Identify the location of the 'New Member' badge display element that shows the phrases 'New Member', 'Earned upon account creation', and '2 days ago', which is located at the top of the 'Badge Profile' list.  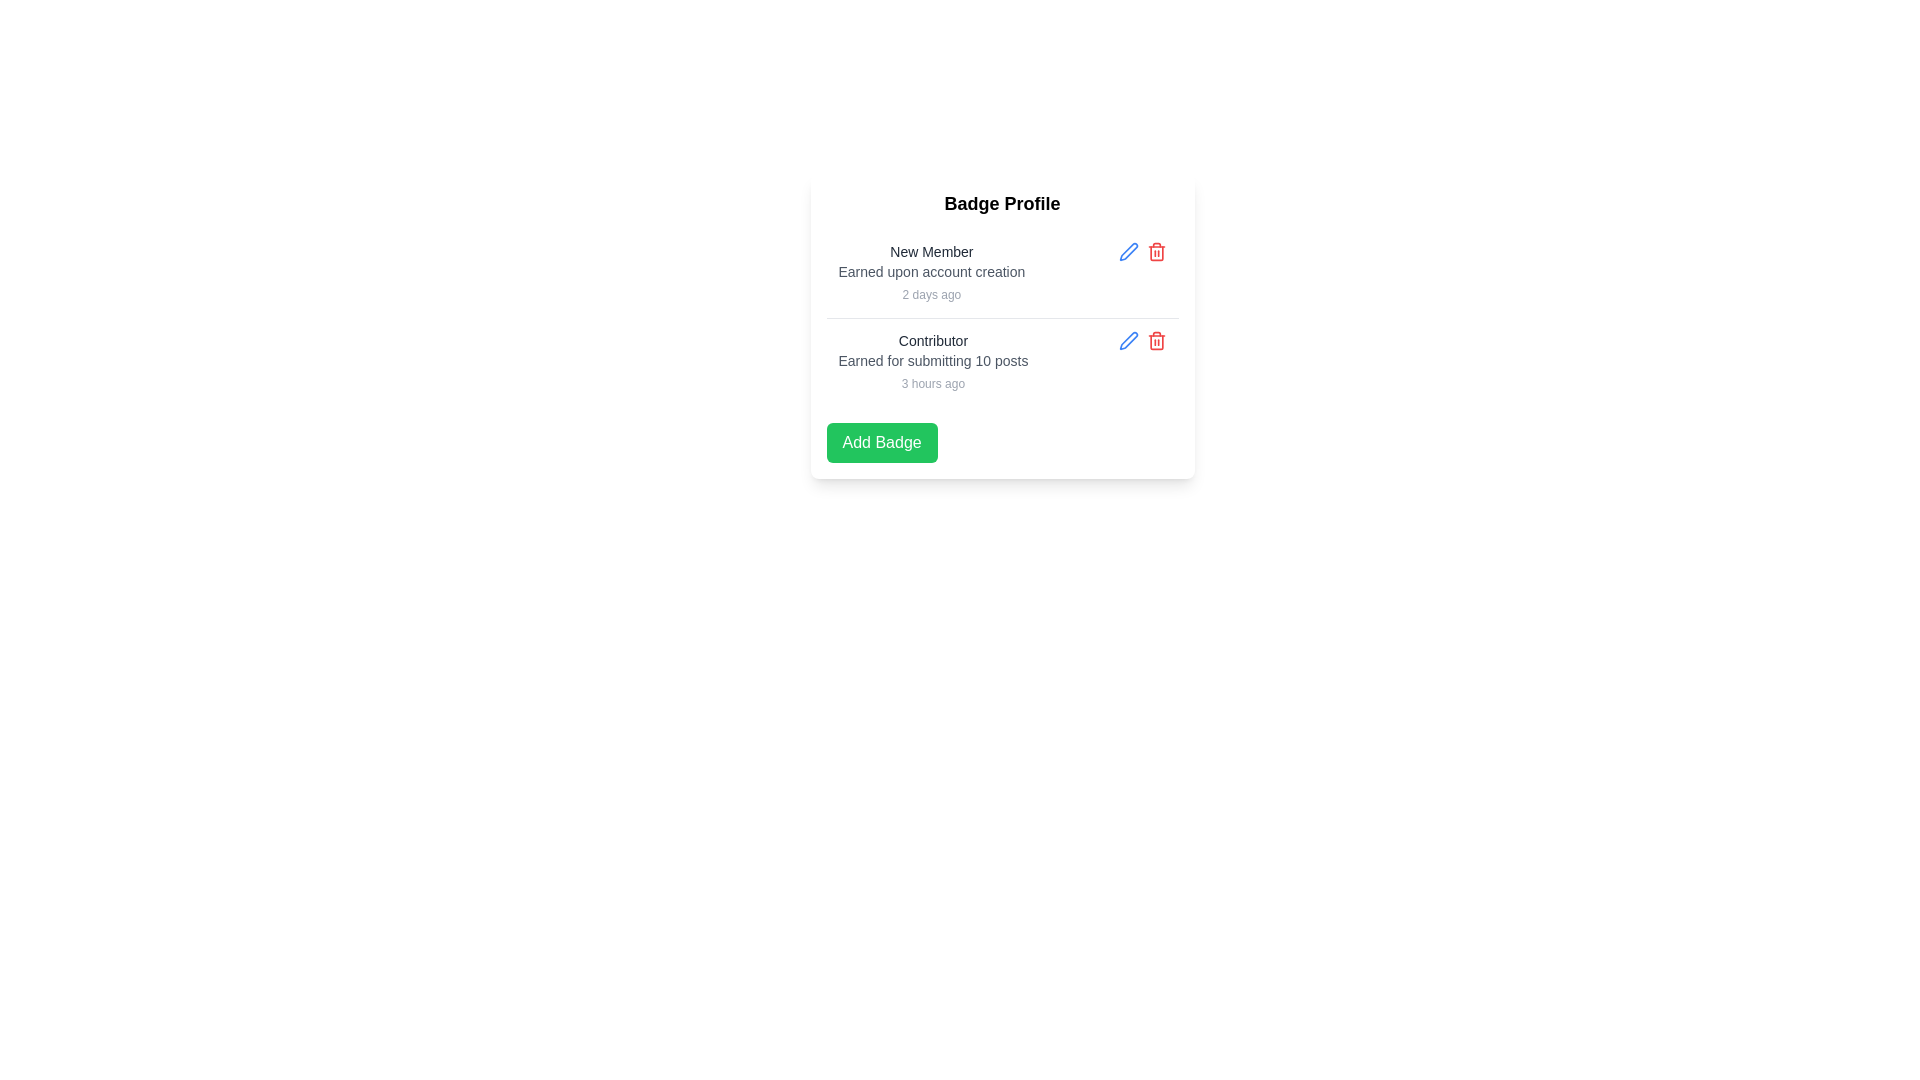
(930, 273).